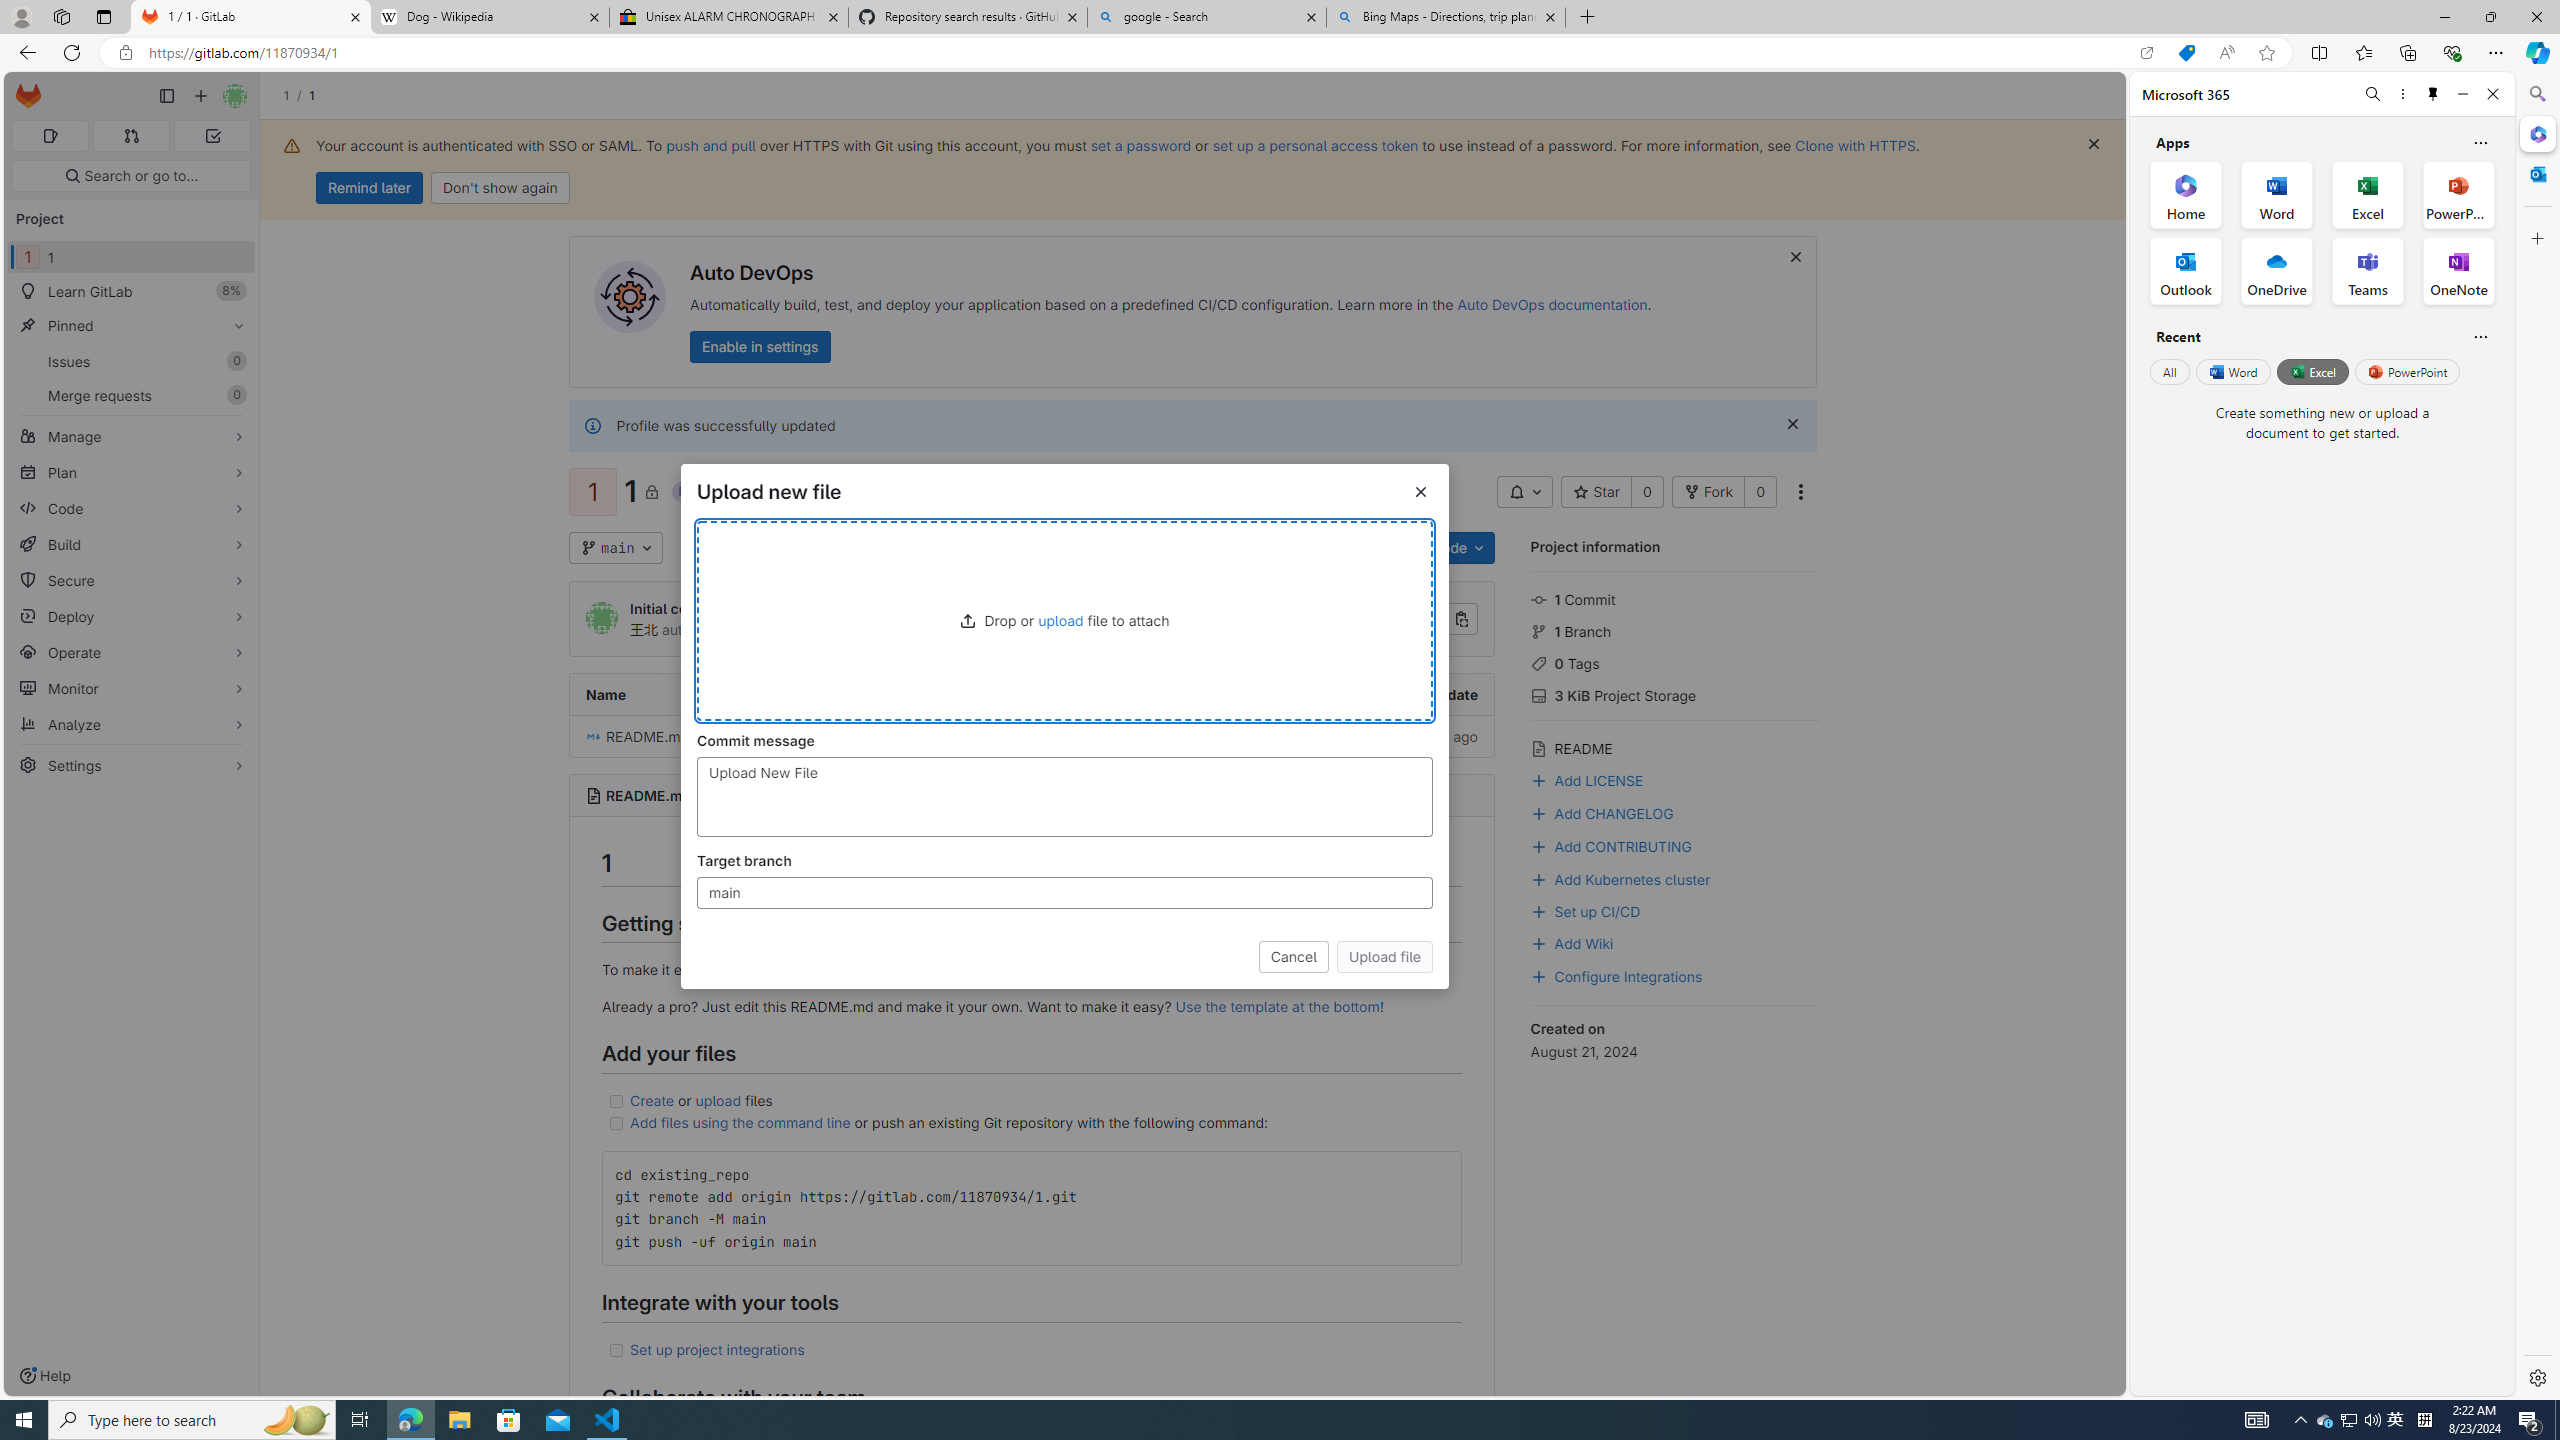 This screenshot has width=2560, height=1440. I want to click on 'Excel', so click(2311, 371).